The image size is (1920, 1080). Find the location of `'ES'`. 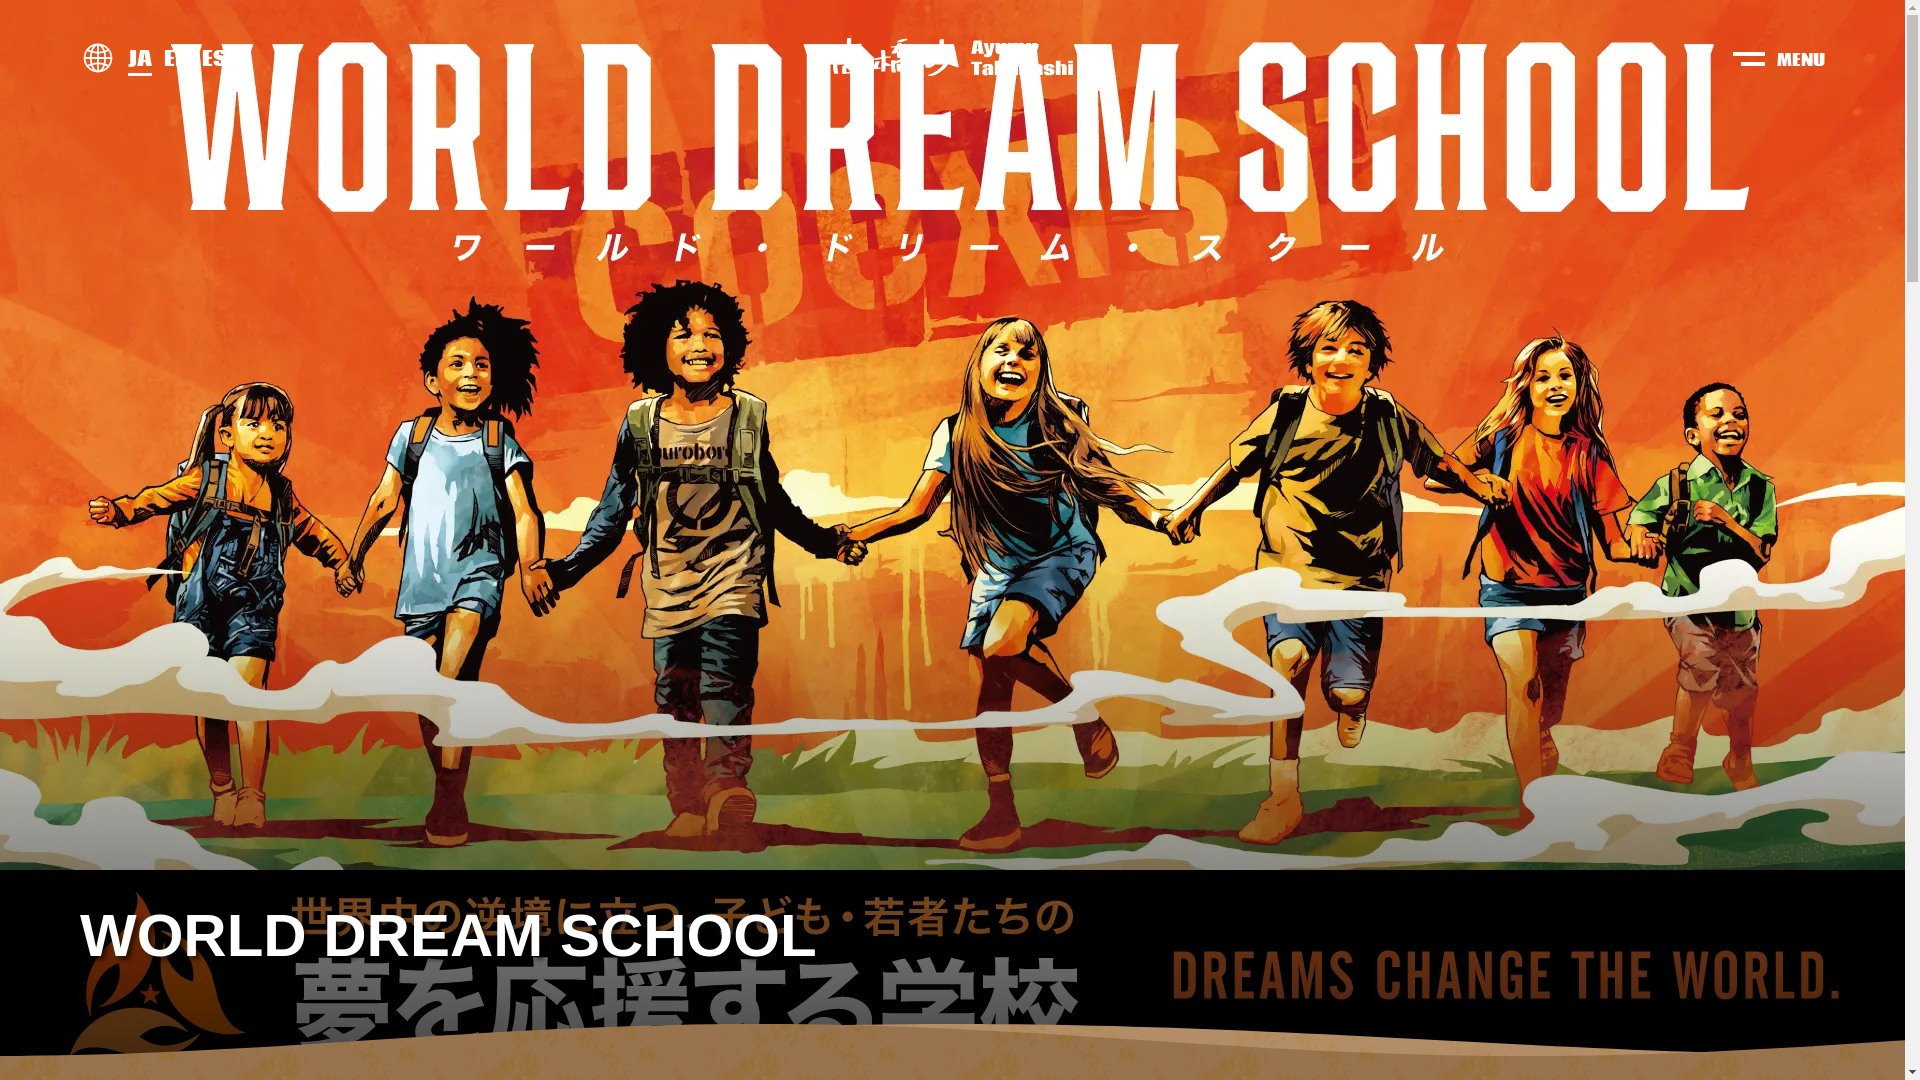

'ES' is located at coordinates (214, 57).